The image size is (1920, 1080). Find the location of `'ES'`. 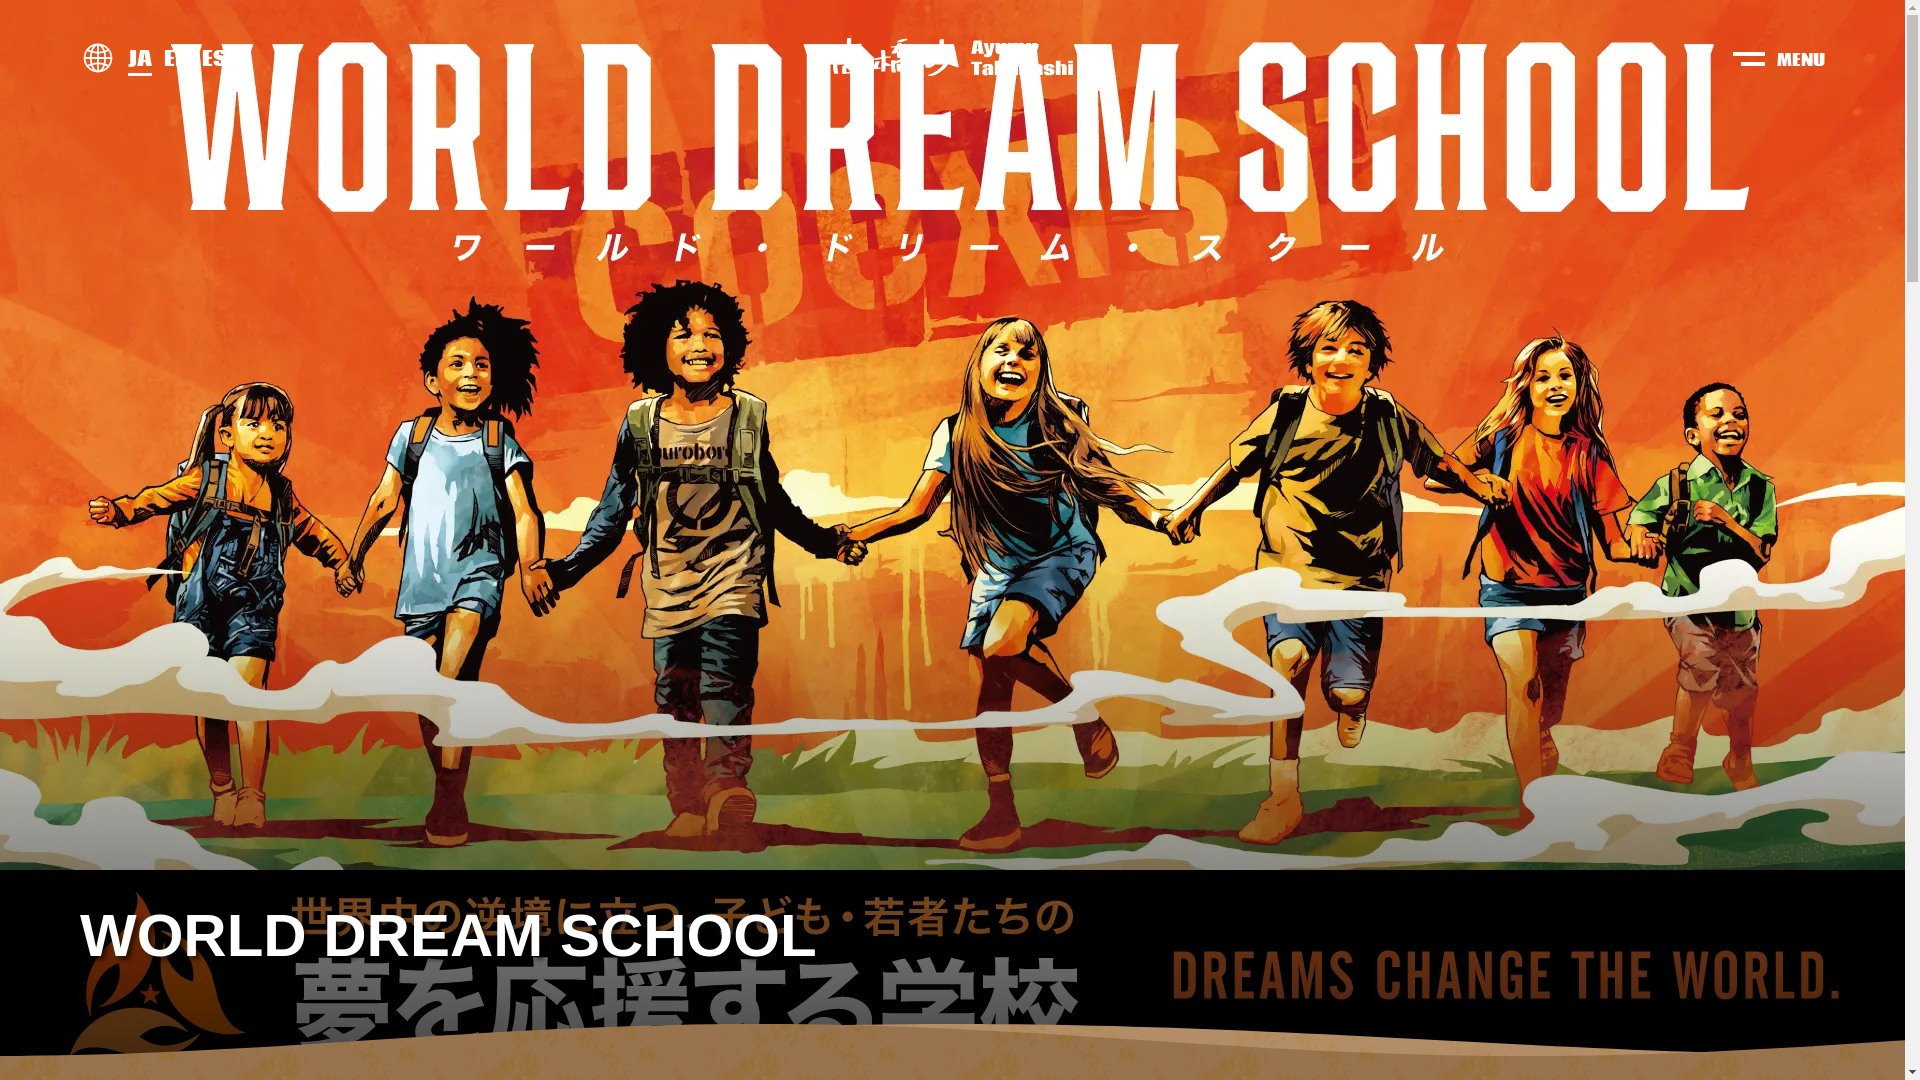

'ES' is located at coordinates (214, 57).